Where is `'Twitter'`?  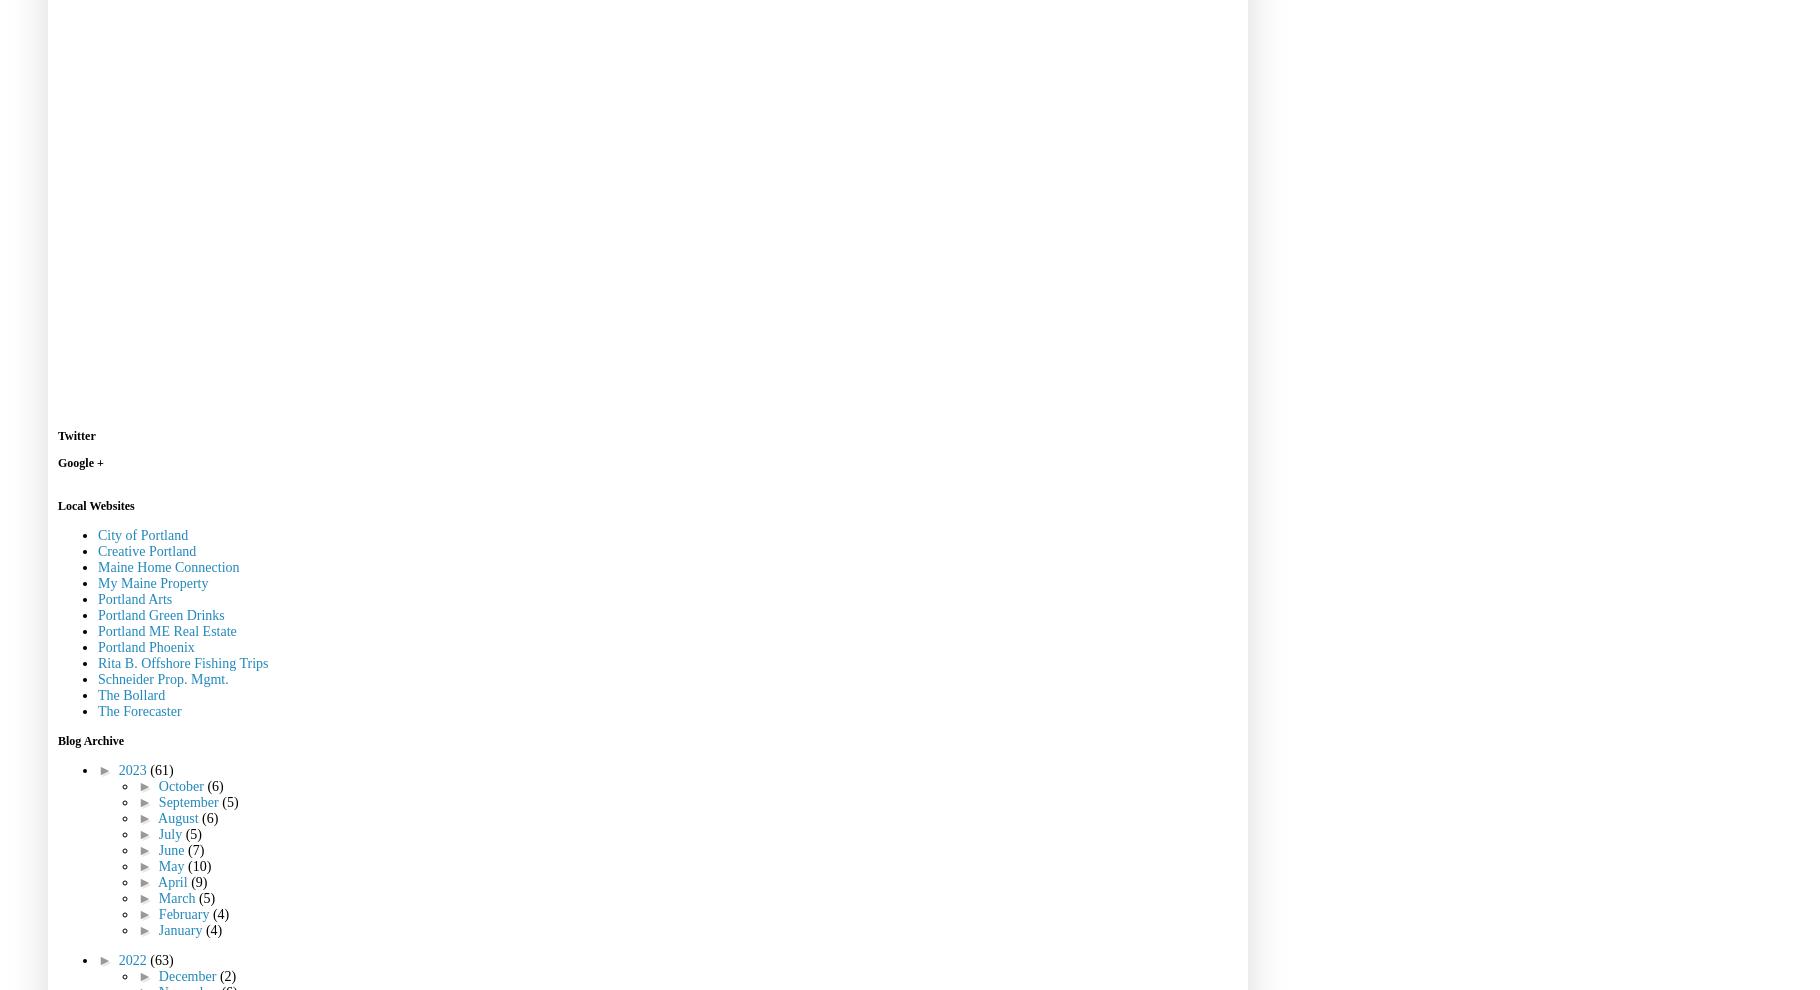
'Twitter' is located at coordinates (76, 434).